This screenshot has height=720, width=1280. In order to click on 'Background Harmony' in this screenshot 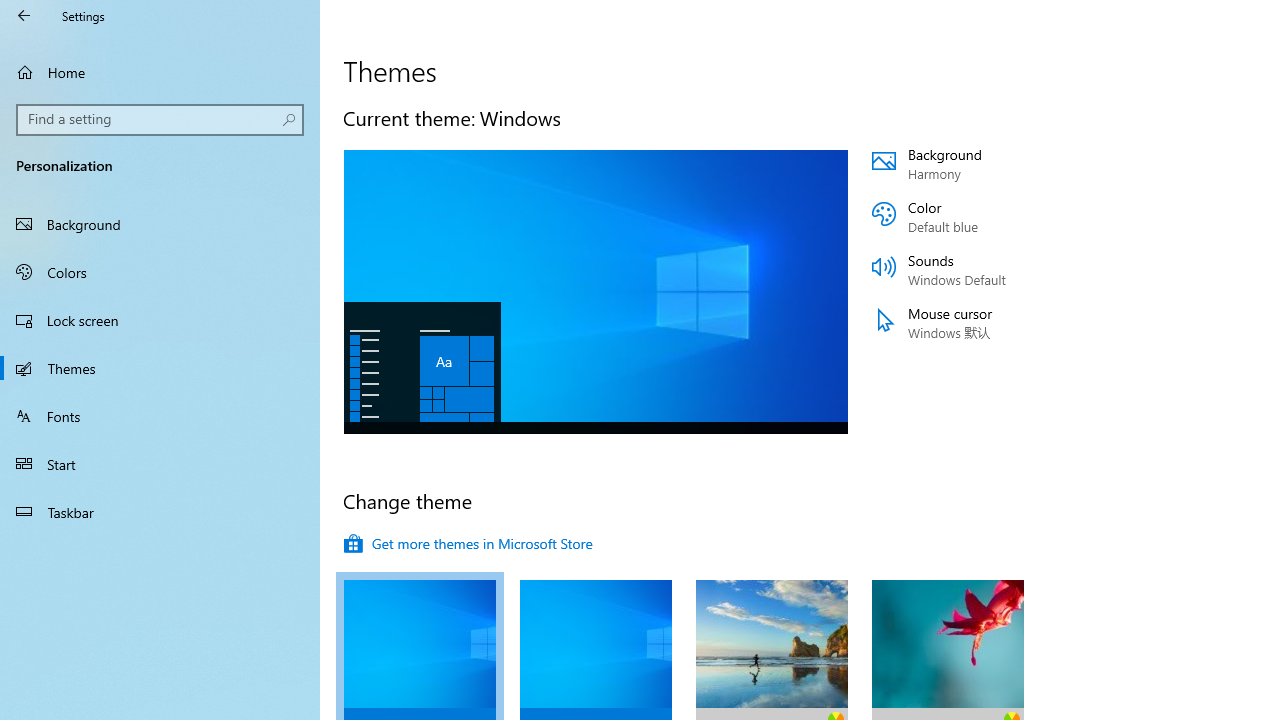, I will do `click(992, 163)`.